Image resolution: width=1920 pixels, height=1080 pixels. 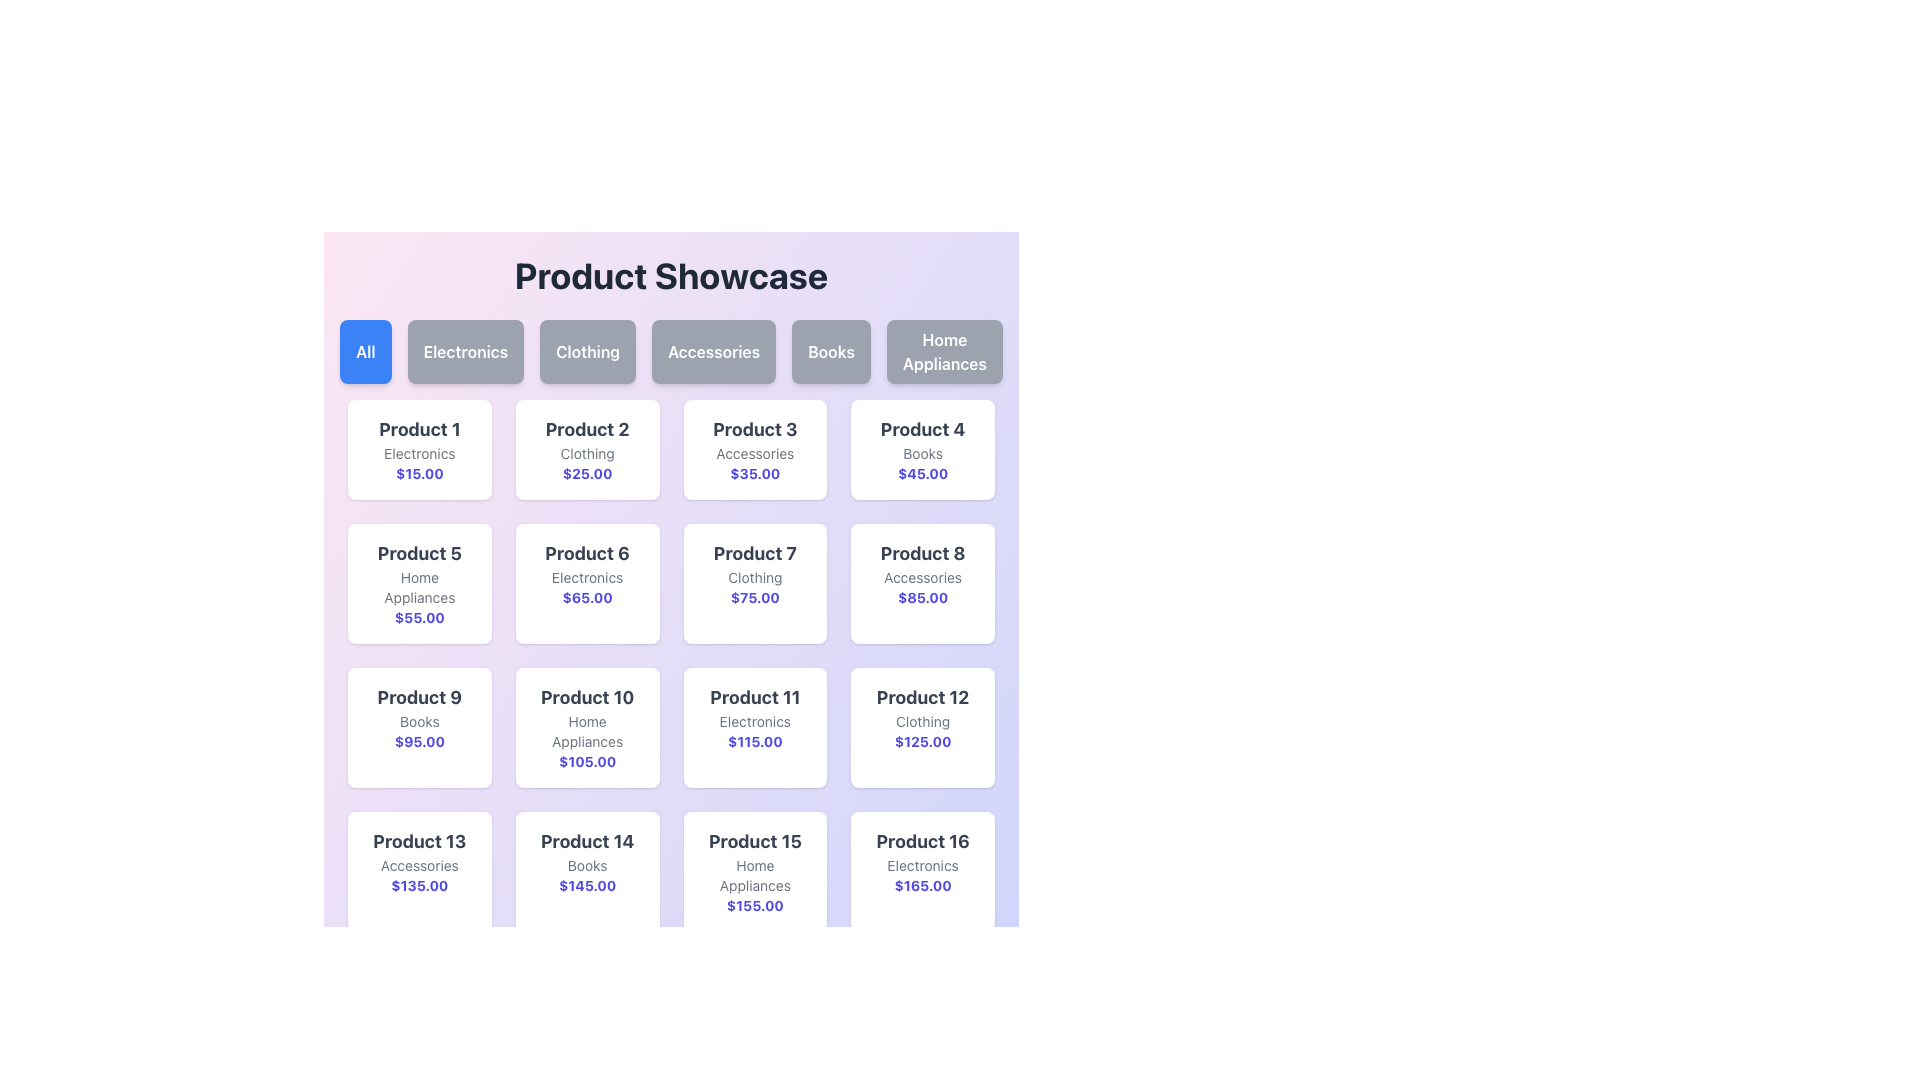 I want to click on the static price display for 'Product 9' located at the bottom of the product card beneath the category label 'Books', so click(x=418, y=741).